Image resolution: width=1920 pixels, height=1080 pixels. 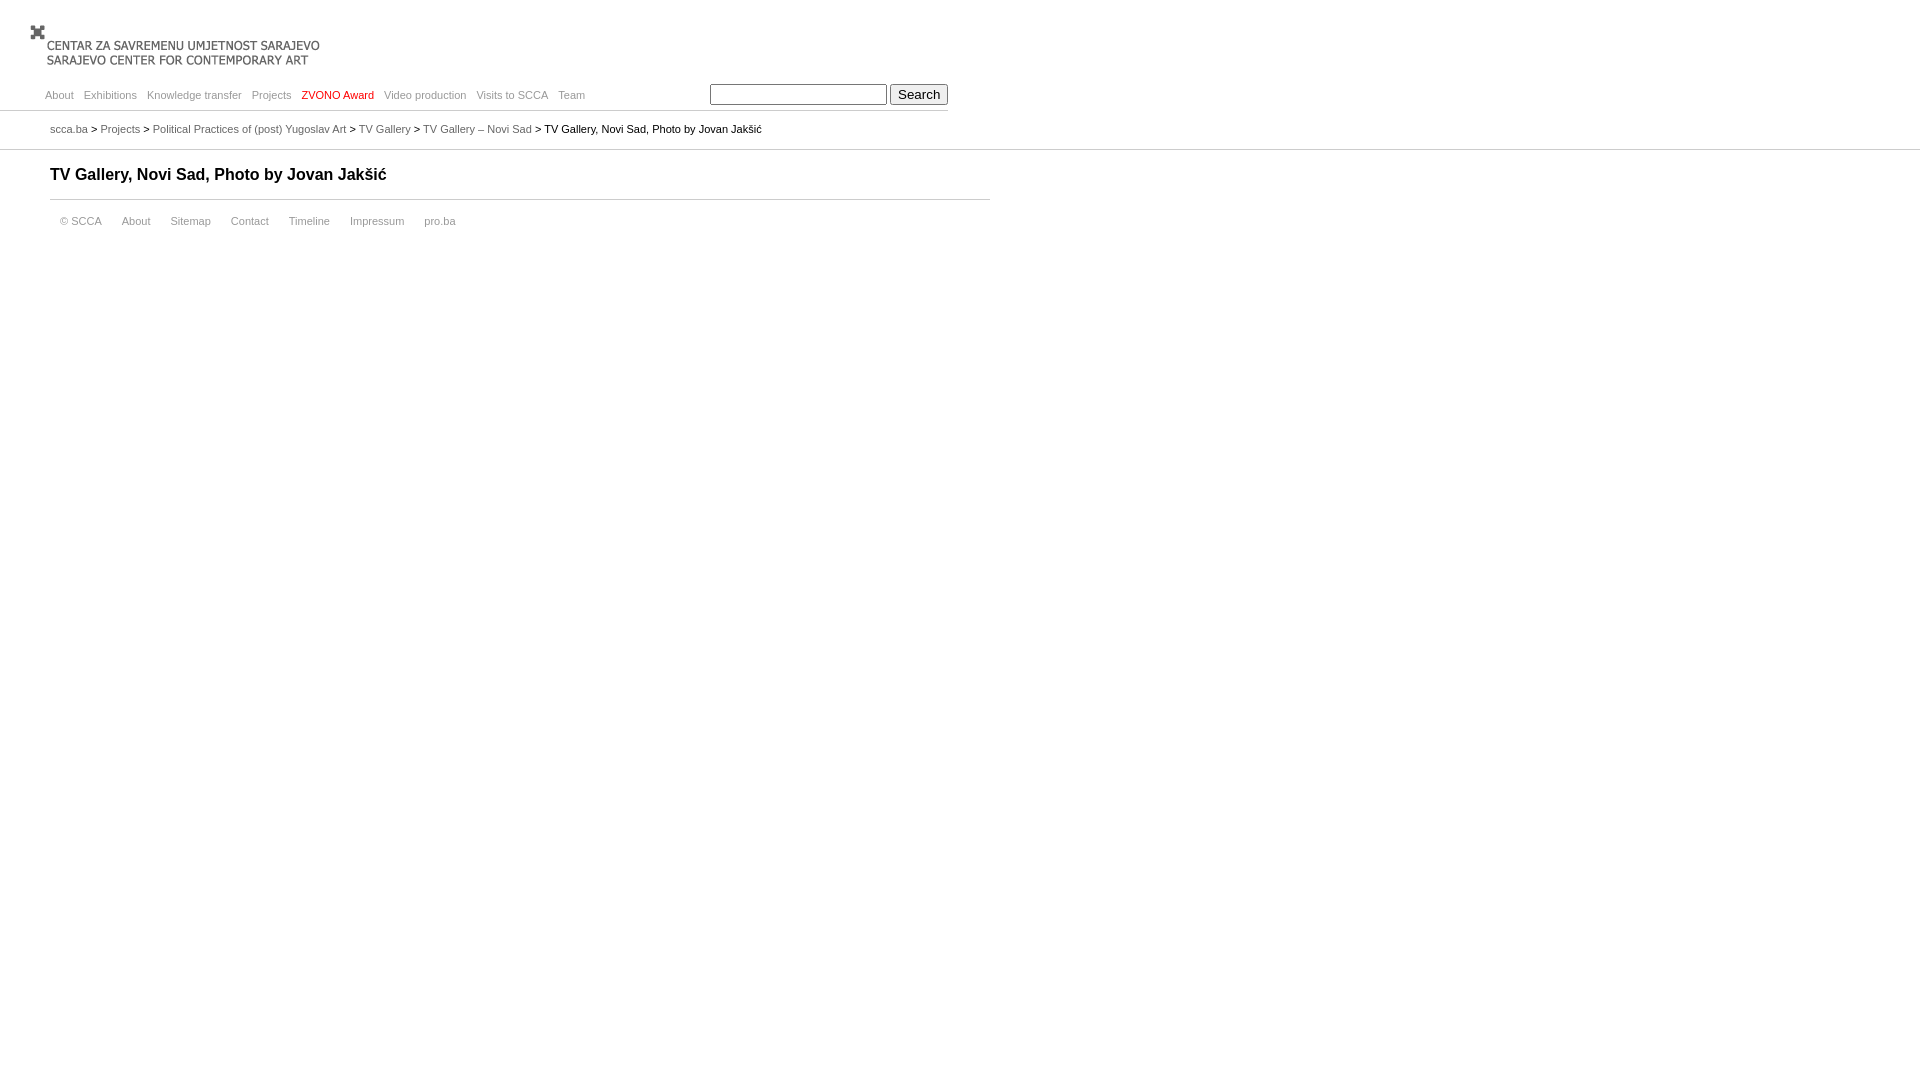 I want to click on 'ZVONO Award', so click(x=337, y=95).